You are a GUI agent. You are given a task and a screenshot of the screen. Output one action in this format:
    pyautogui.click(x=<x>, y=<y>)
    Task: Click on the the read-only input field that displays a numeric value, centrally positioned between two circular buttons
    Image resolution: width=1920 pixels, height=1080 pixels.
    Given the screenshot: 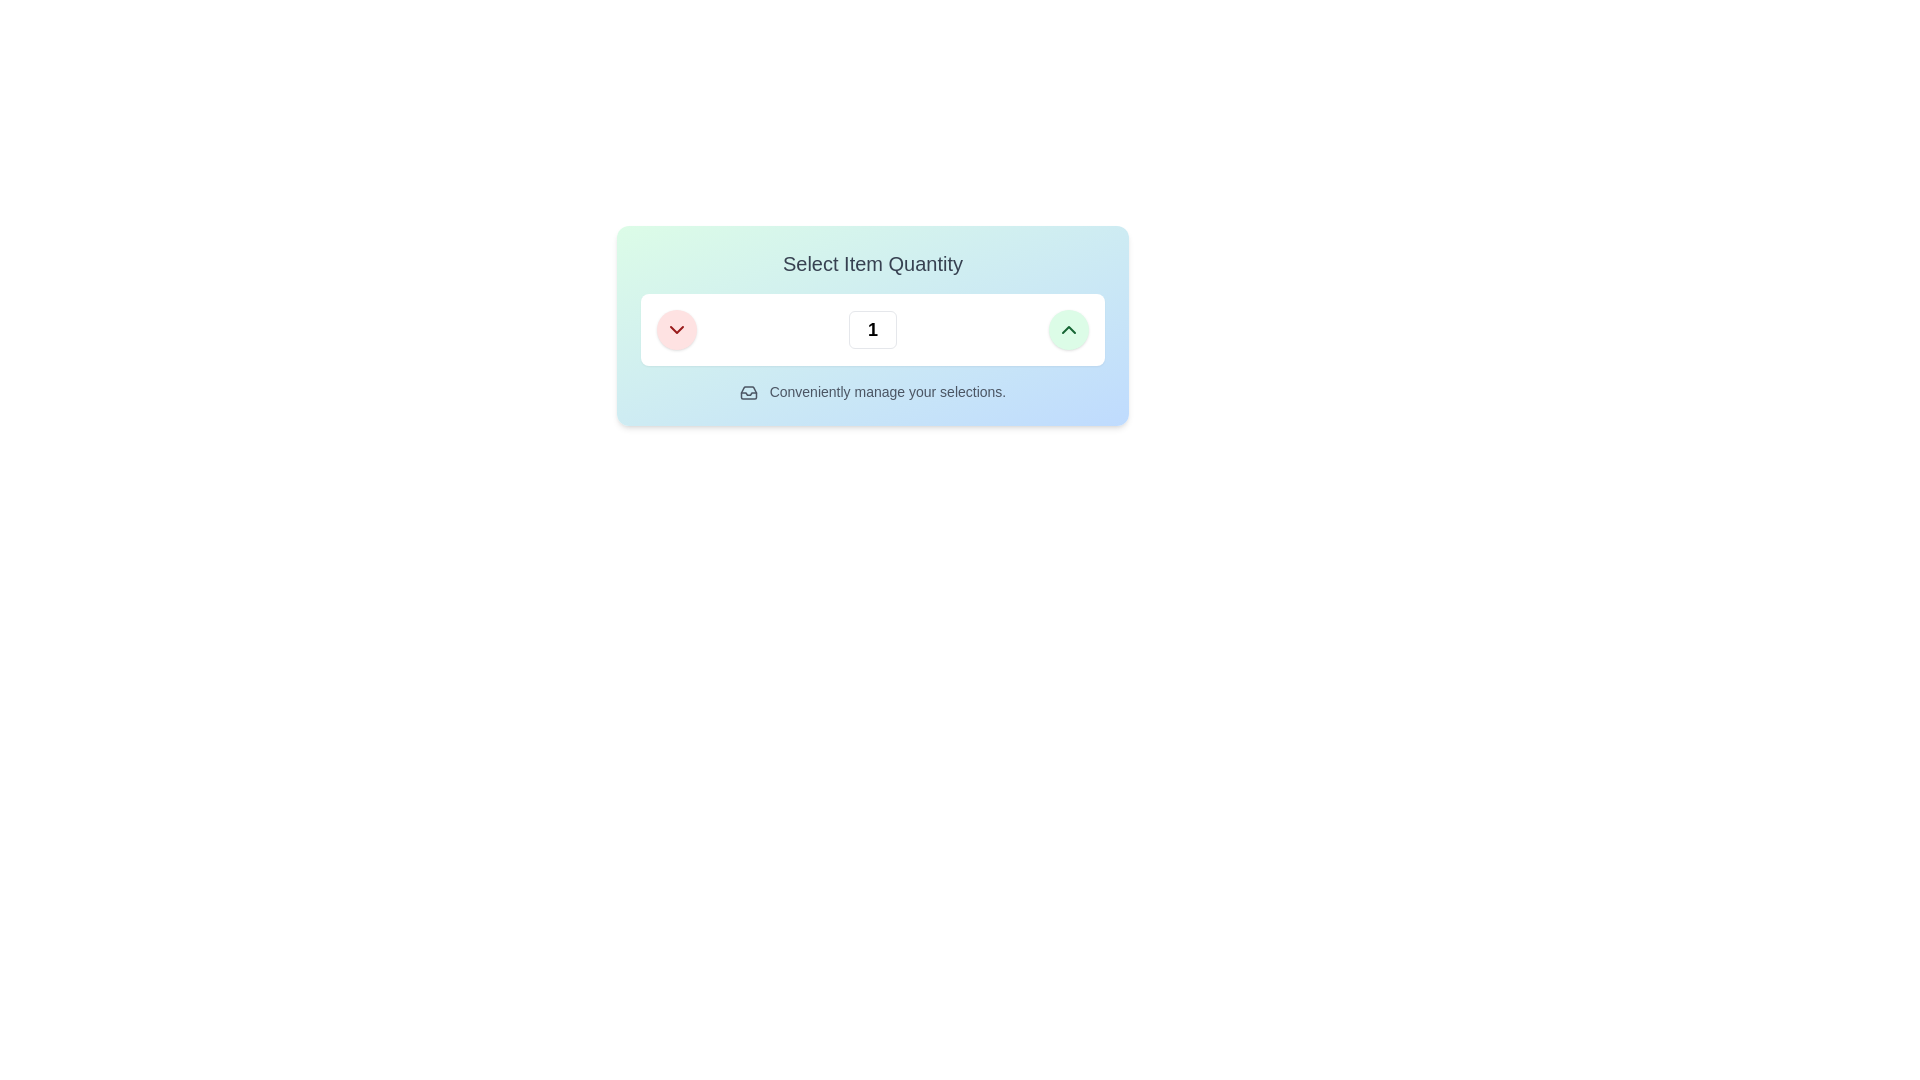 What is the action you would take?
    pyautogui.click(x=873, y=329)
    